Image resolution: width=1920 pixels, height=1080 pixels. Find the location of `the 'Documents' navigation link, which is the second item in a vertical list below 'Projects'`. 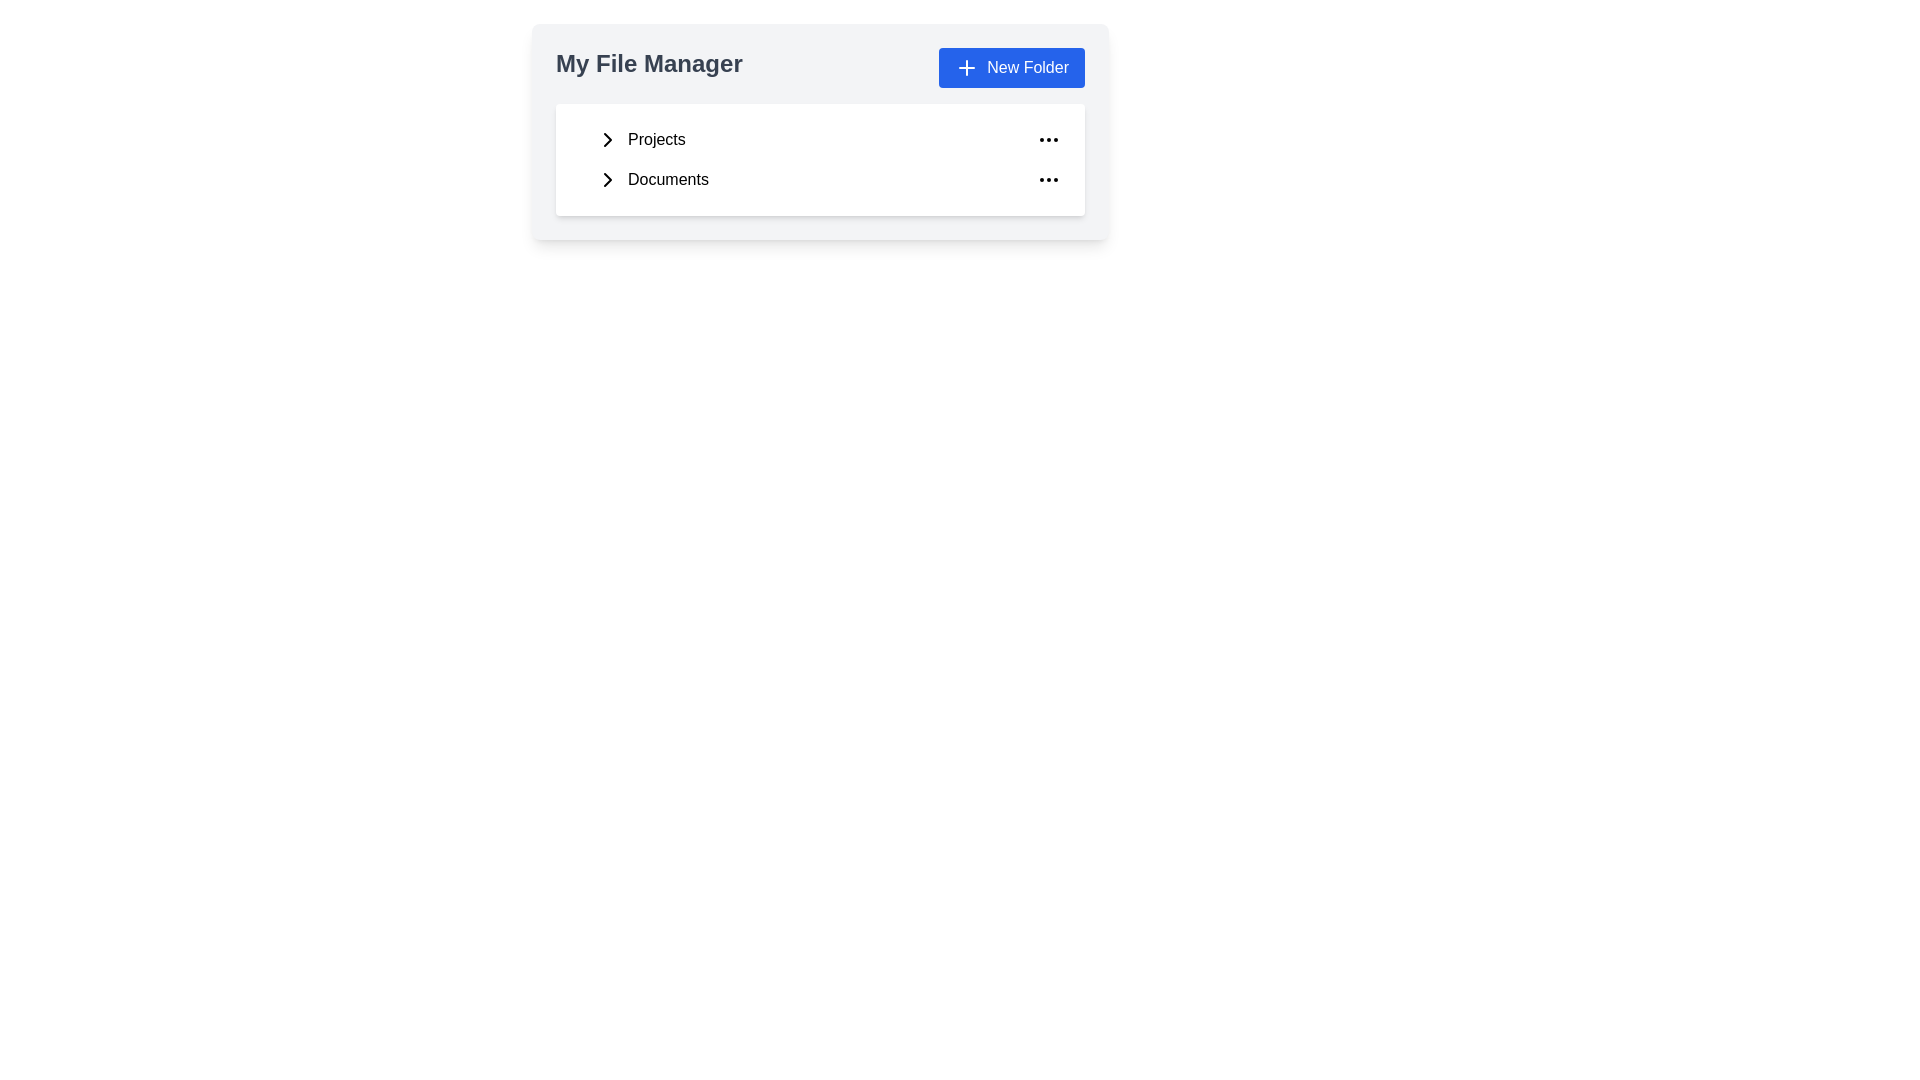

the 'Documents' navigation link, which is the second item in a vertical list below 'Projects' is located at coordinates (668, 180).